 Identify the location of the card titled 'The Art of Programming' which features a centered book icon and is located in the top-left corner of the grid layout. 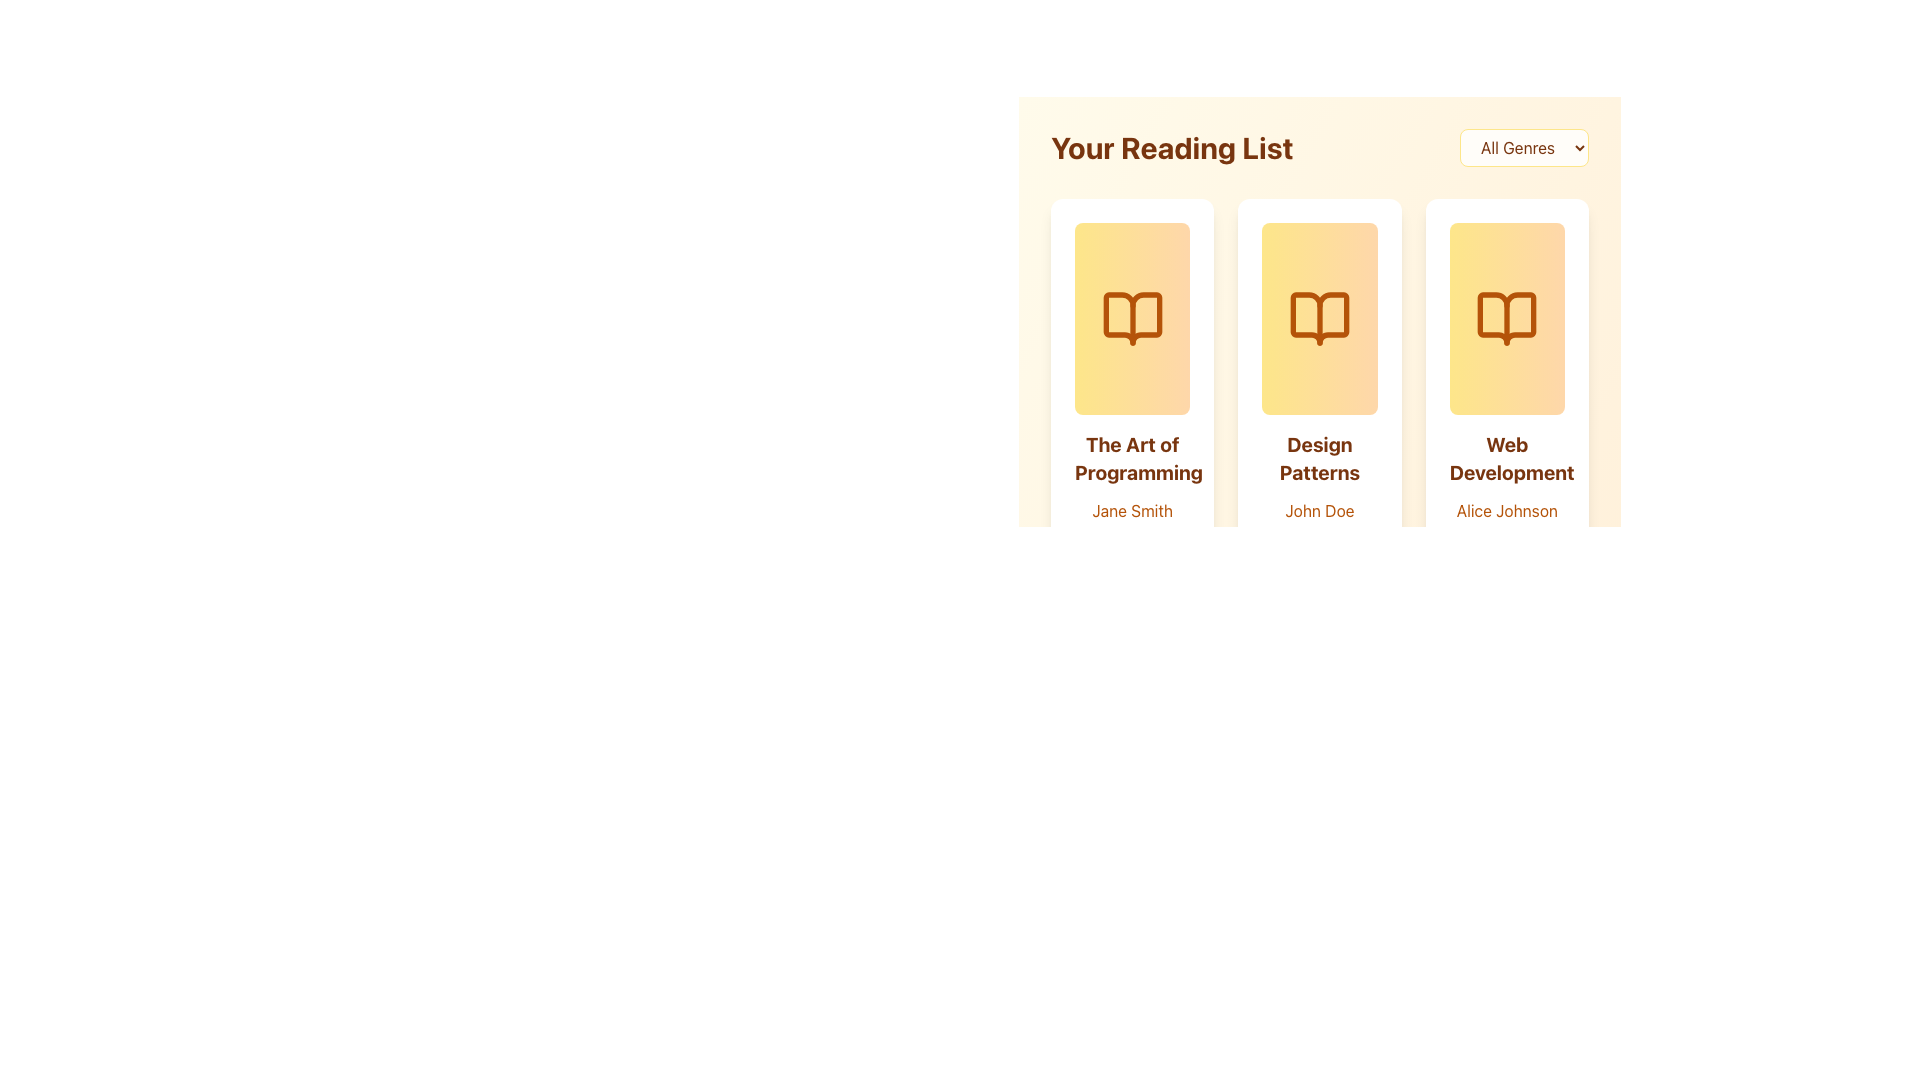
(1132, 439).